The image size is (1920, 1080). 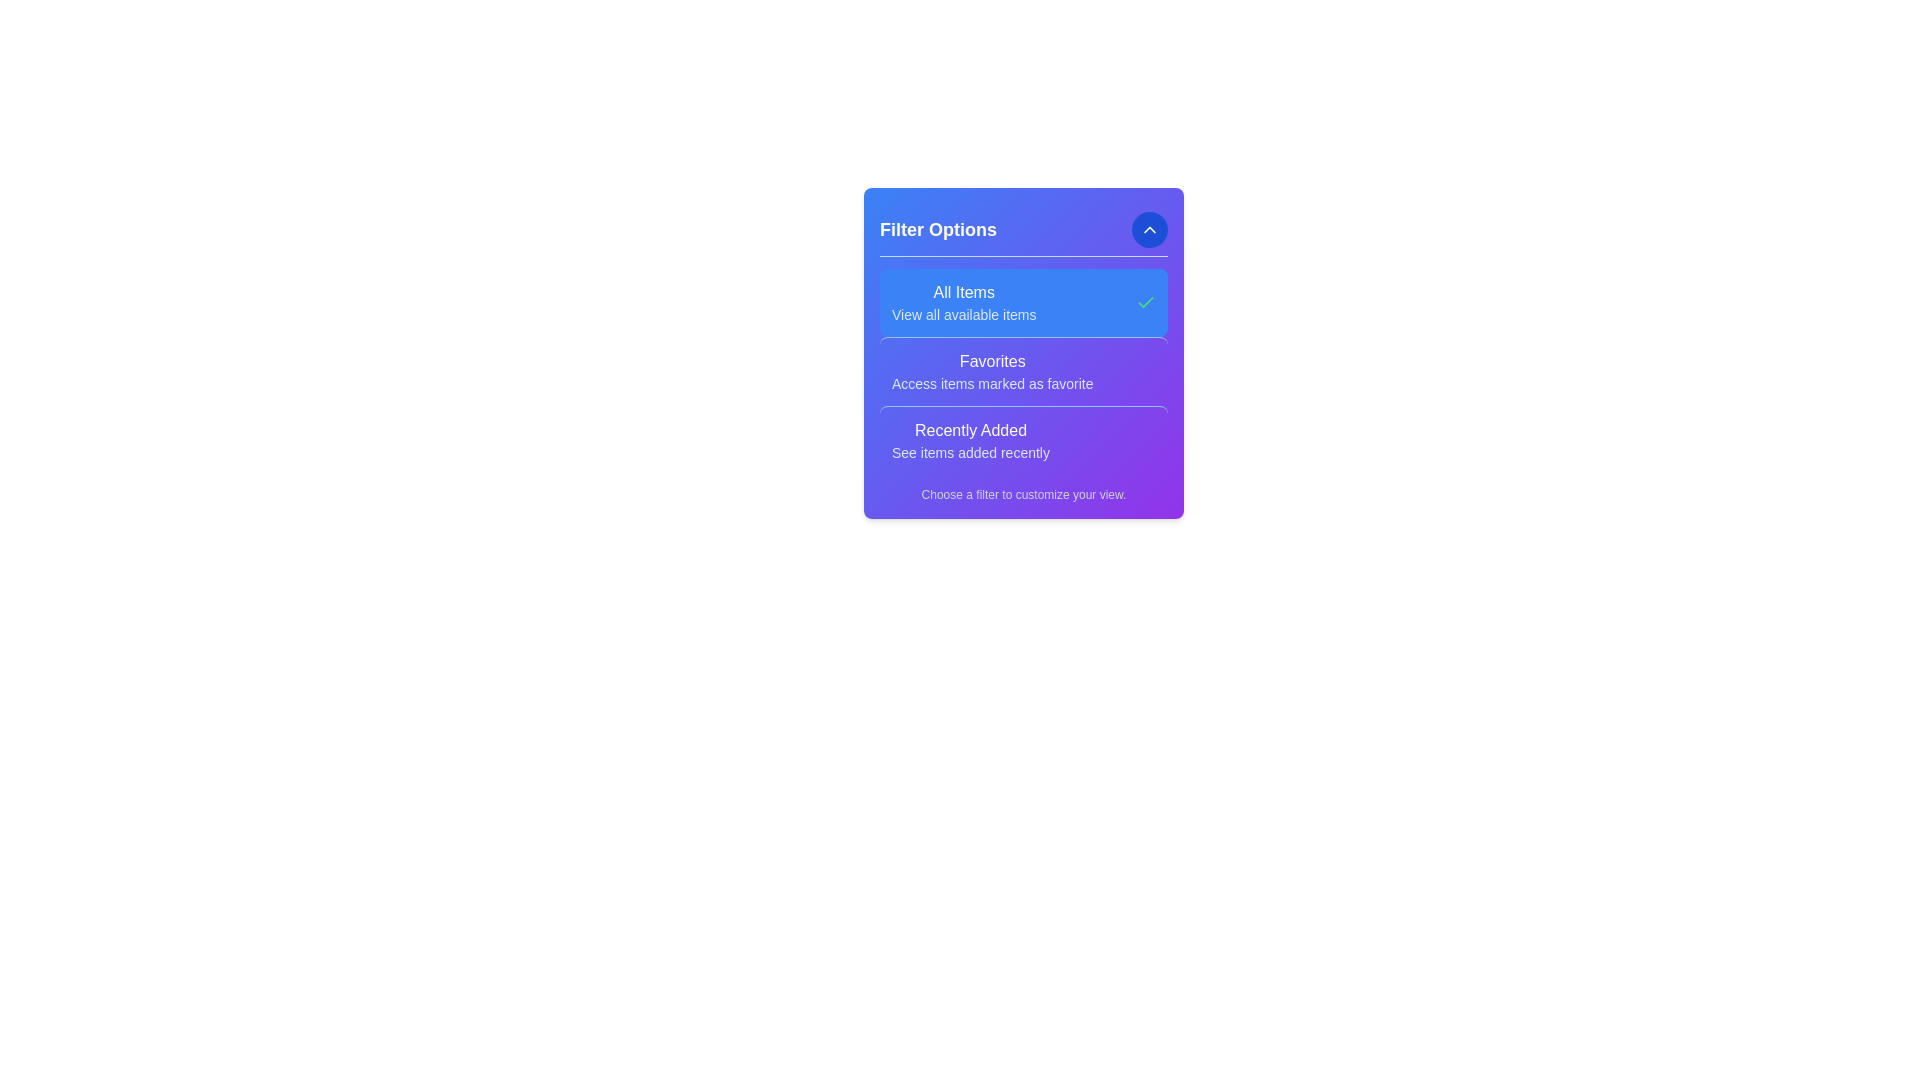 I want to click on the filter option Favorites, so click(x=992, y=371).